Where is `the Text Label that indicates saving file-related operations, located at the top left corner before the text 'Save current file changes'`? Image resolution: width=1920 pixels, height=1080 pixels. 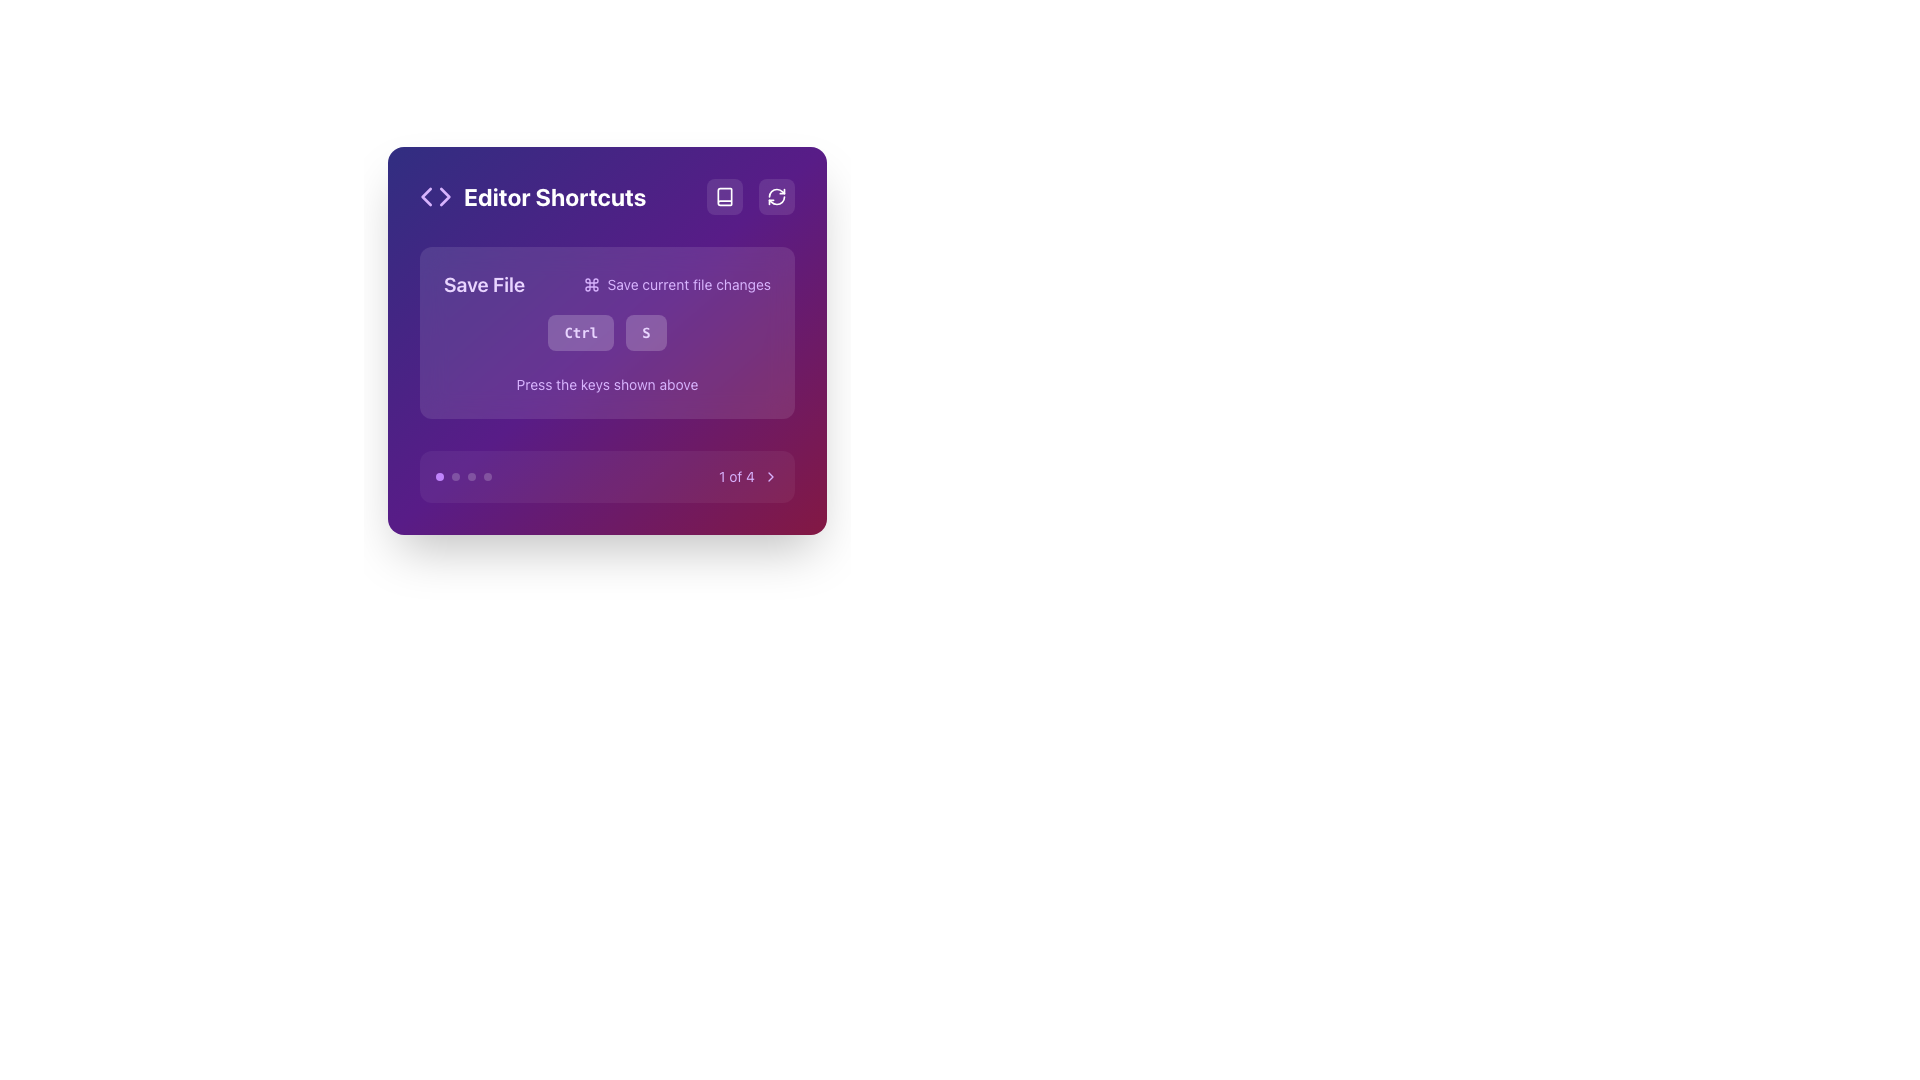 the Text Label that indicates saving file-related operations, located at the top left corner before the text 'Save current file changes' is located at coordinates (484, 285).